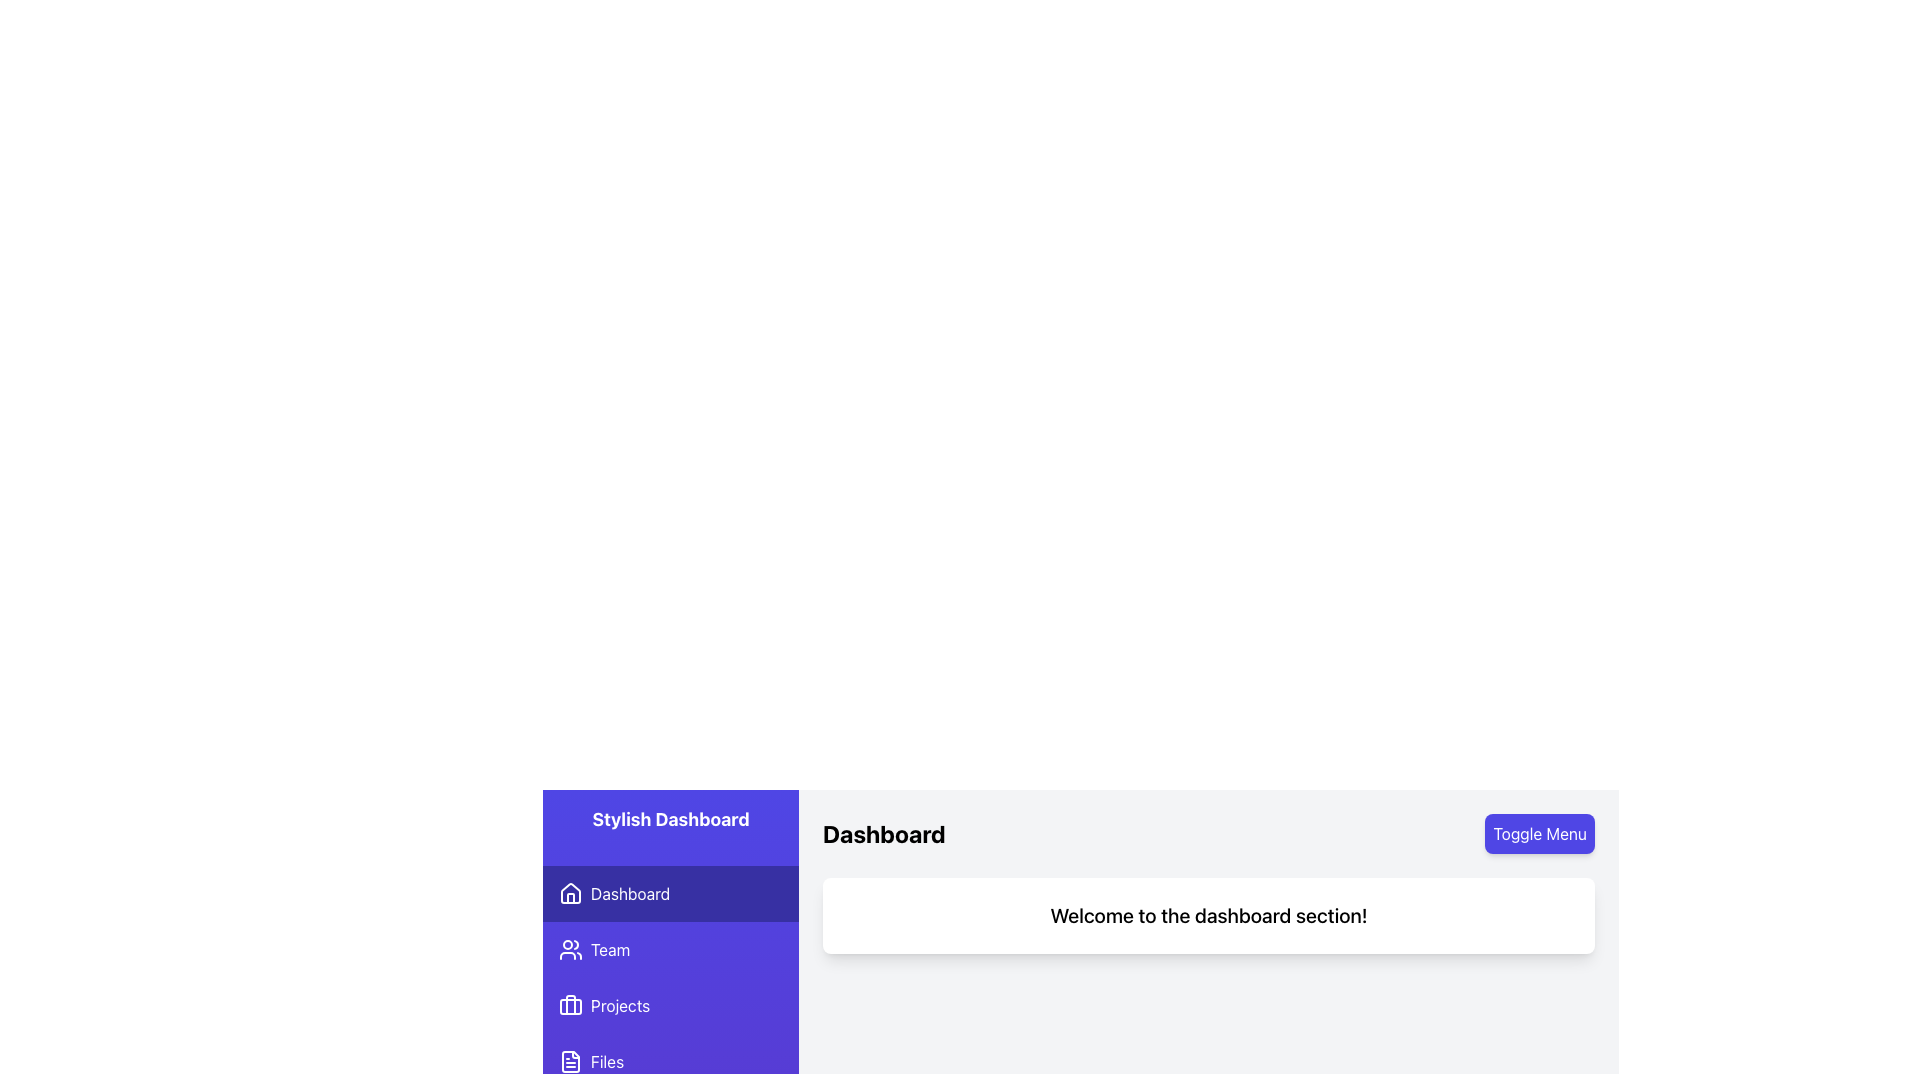  I want to click on the 'Dashboard' text label in the navigational sidebar, so click(629, 893).